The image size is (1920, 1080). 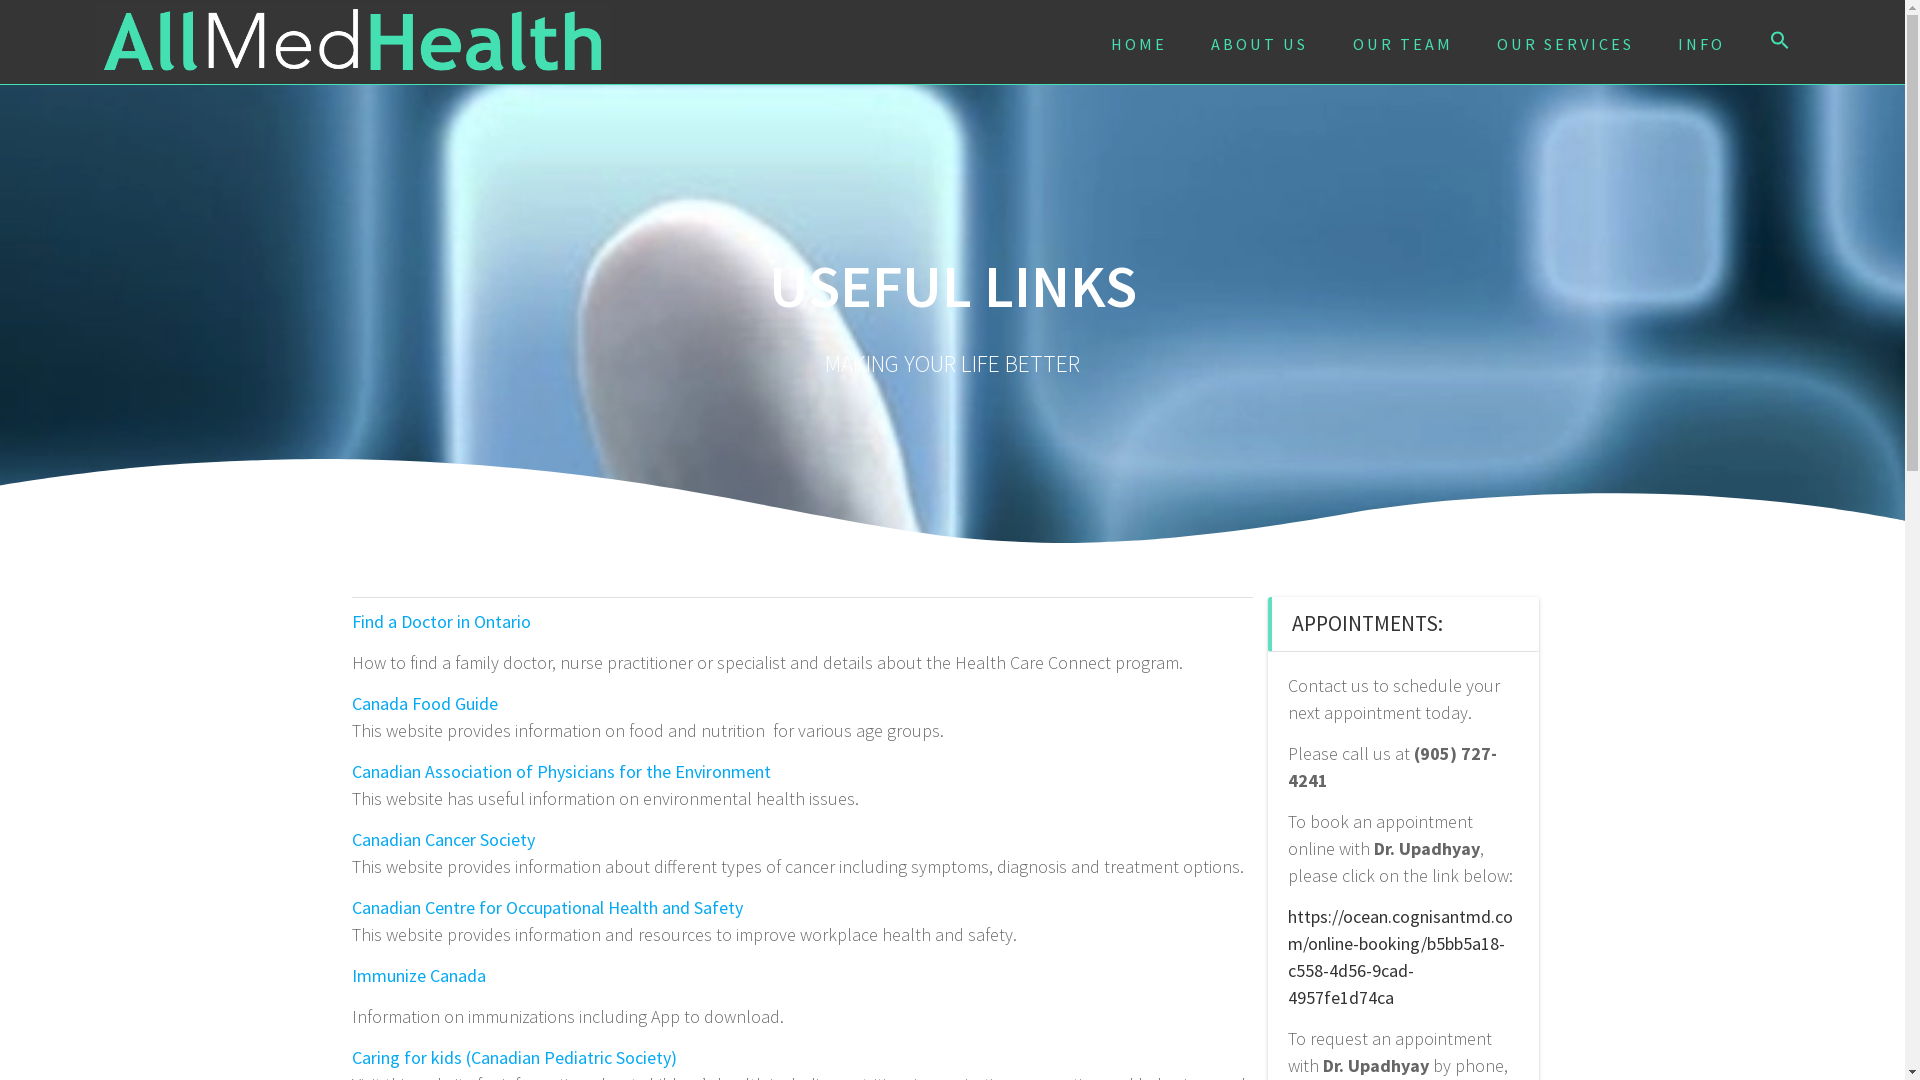 I want to click on 'Caring for kids (Canadian Pediatric Society)', so click(x=514, y=1056).